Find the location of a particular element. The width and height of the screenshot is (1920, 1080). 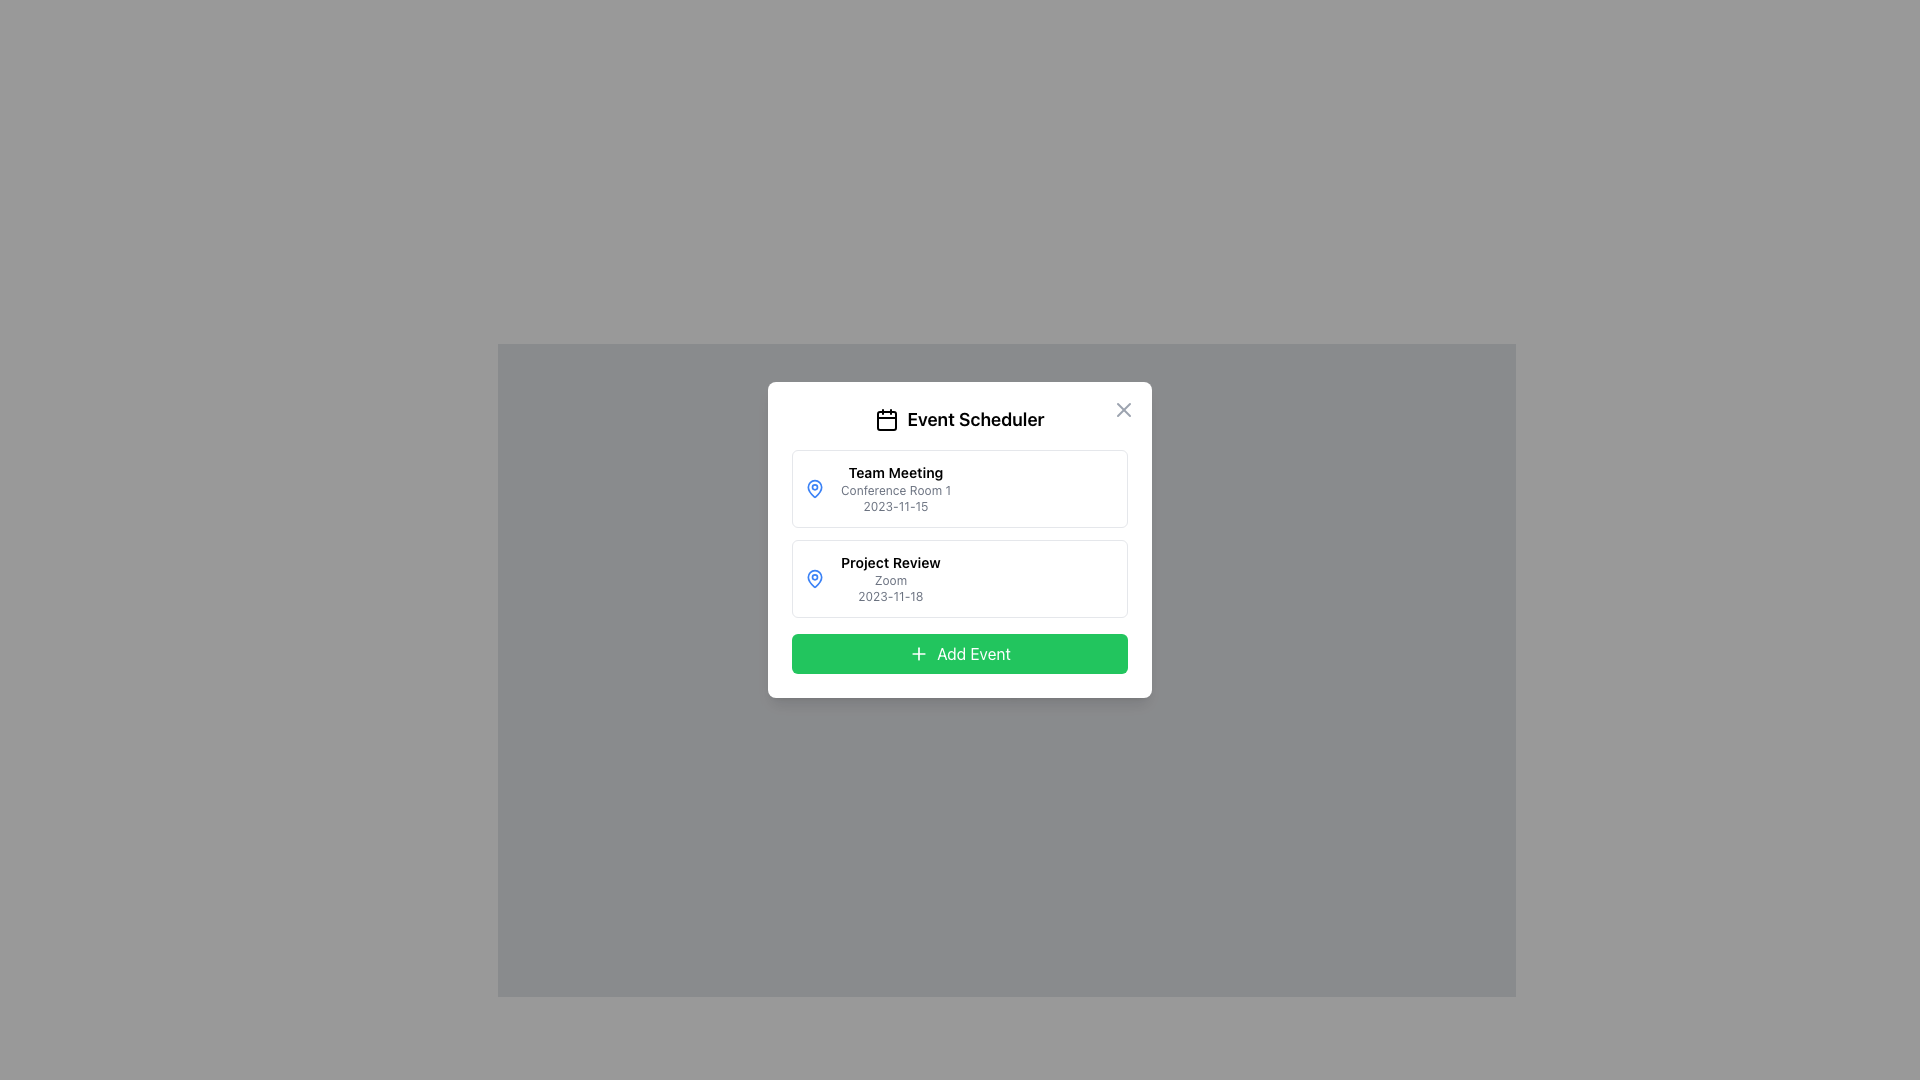

the small, circular gray button with an 'X' icon located at the top-right corner of the 'Event Scheduler' card to change its appearance is located at coordinates (1123, 408).